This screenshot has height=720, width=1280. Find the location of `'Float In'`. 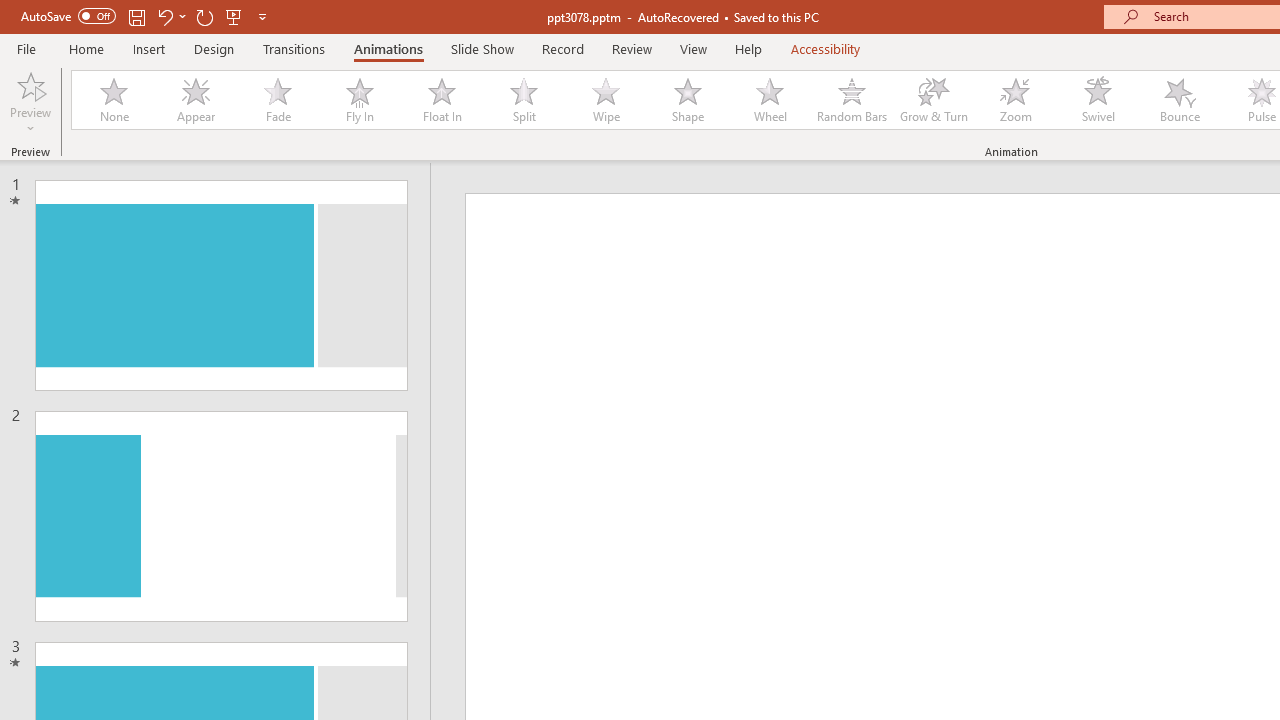

'Float In' is located at coordinates (440, 100).